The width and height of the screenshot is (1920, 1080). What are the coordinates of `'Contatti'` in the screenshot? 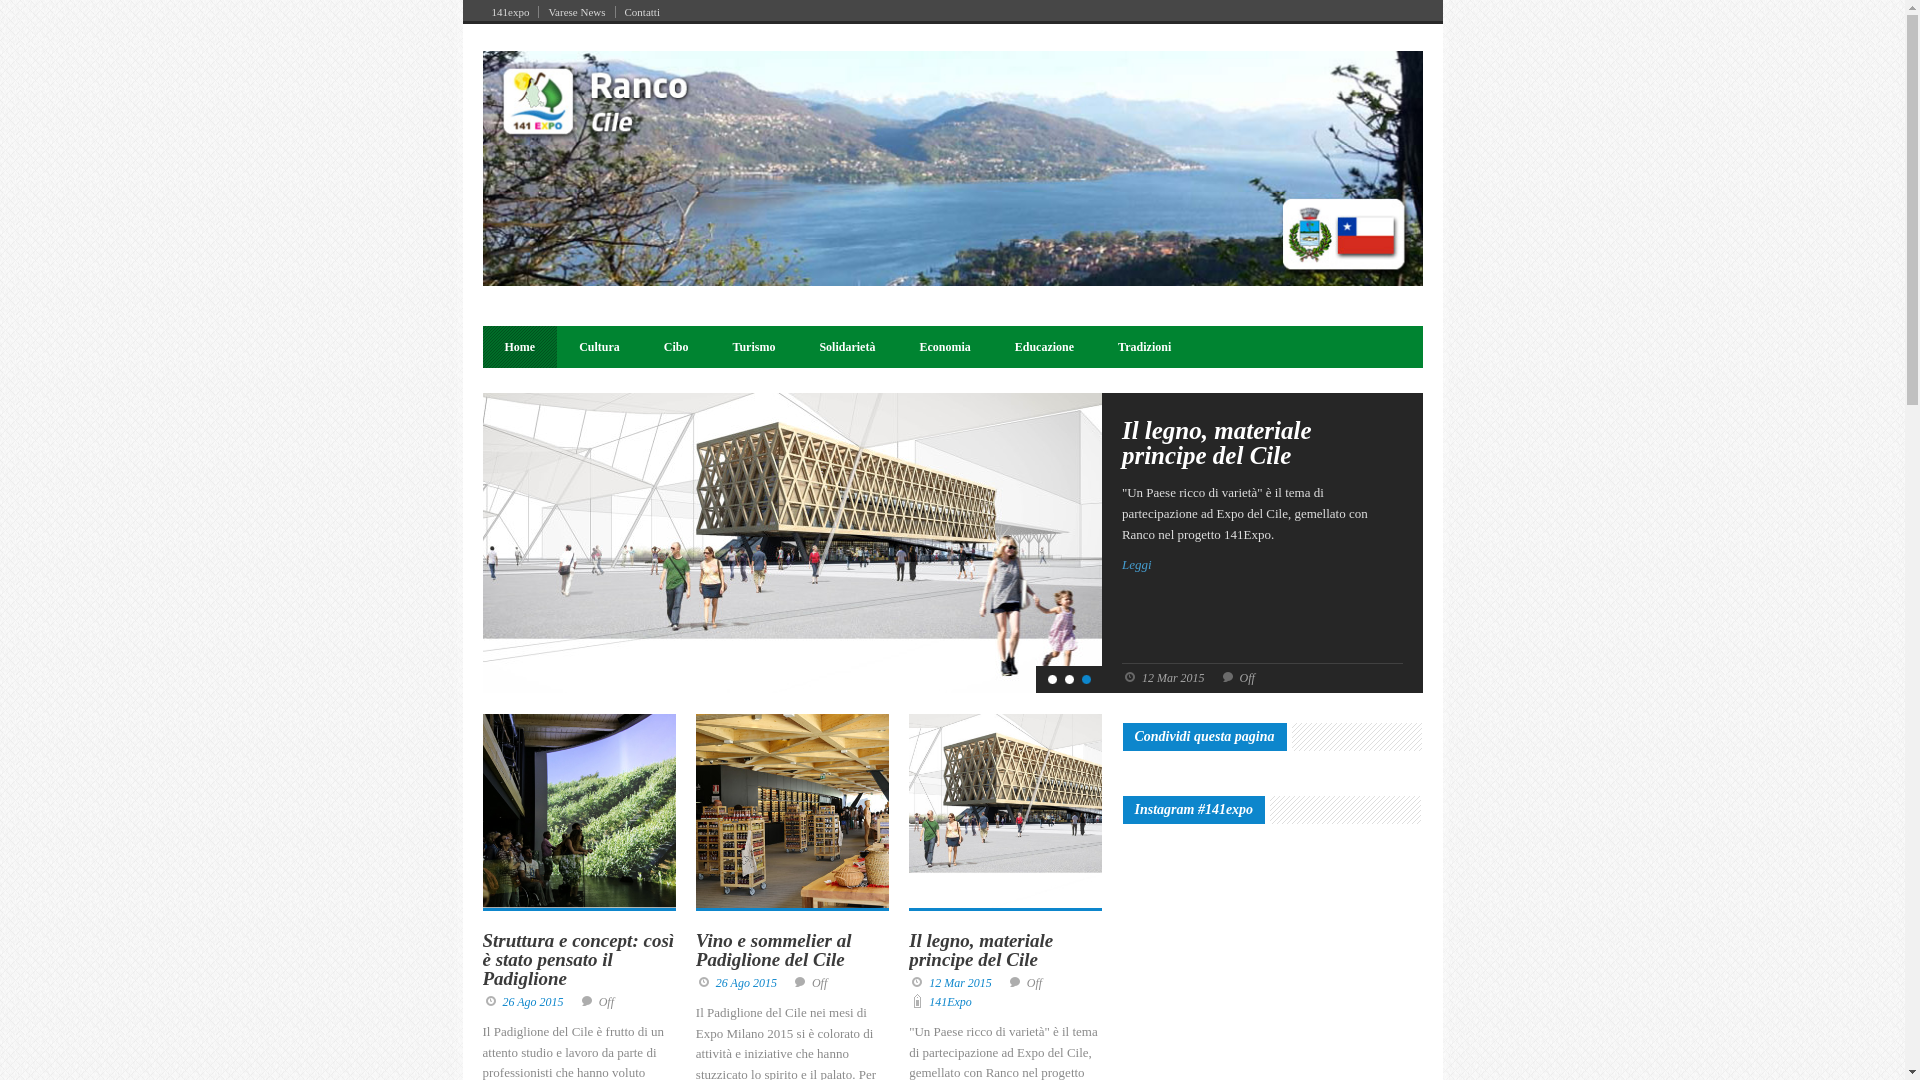 It's located at (642, 11).